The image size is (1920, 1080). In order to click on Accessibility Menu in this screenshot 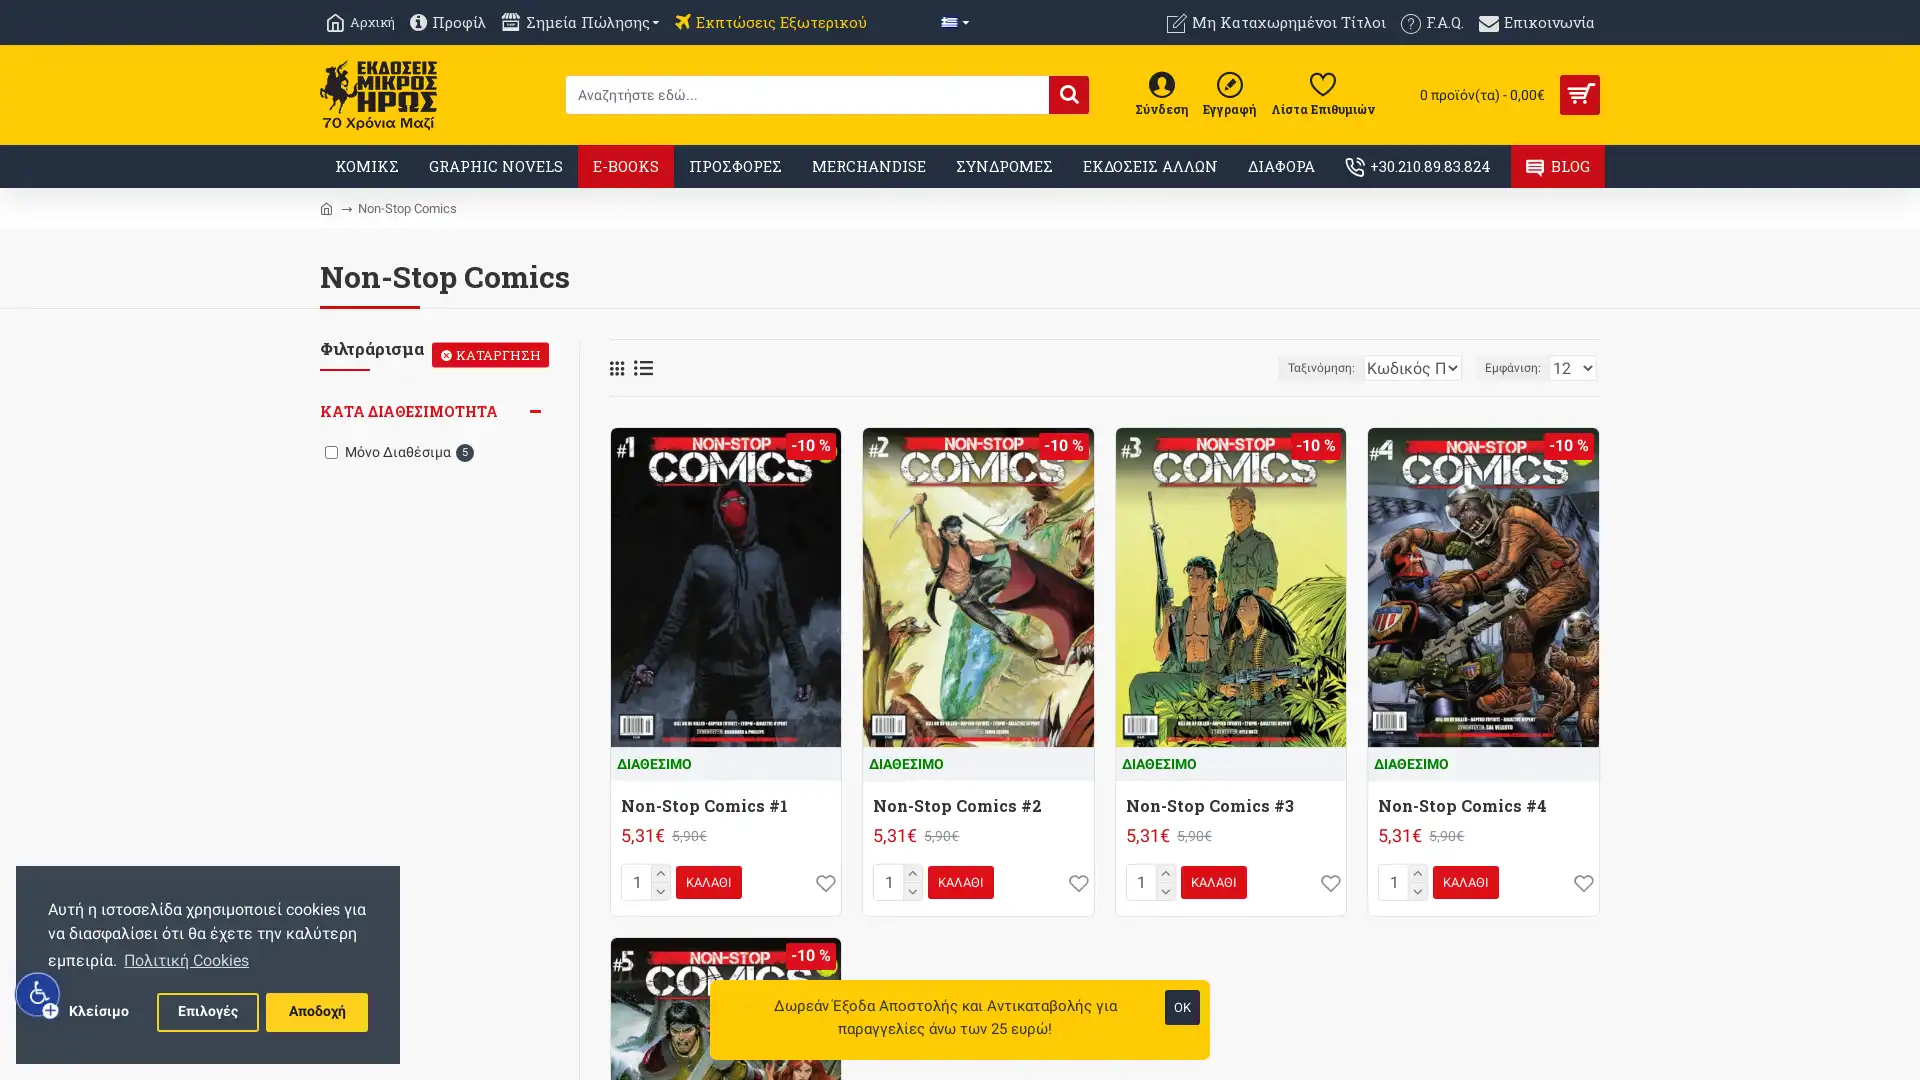, I will do `click(38, 994)`.